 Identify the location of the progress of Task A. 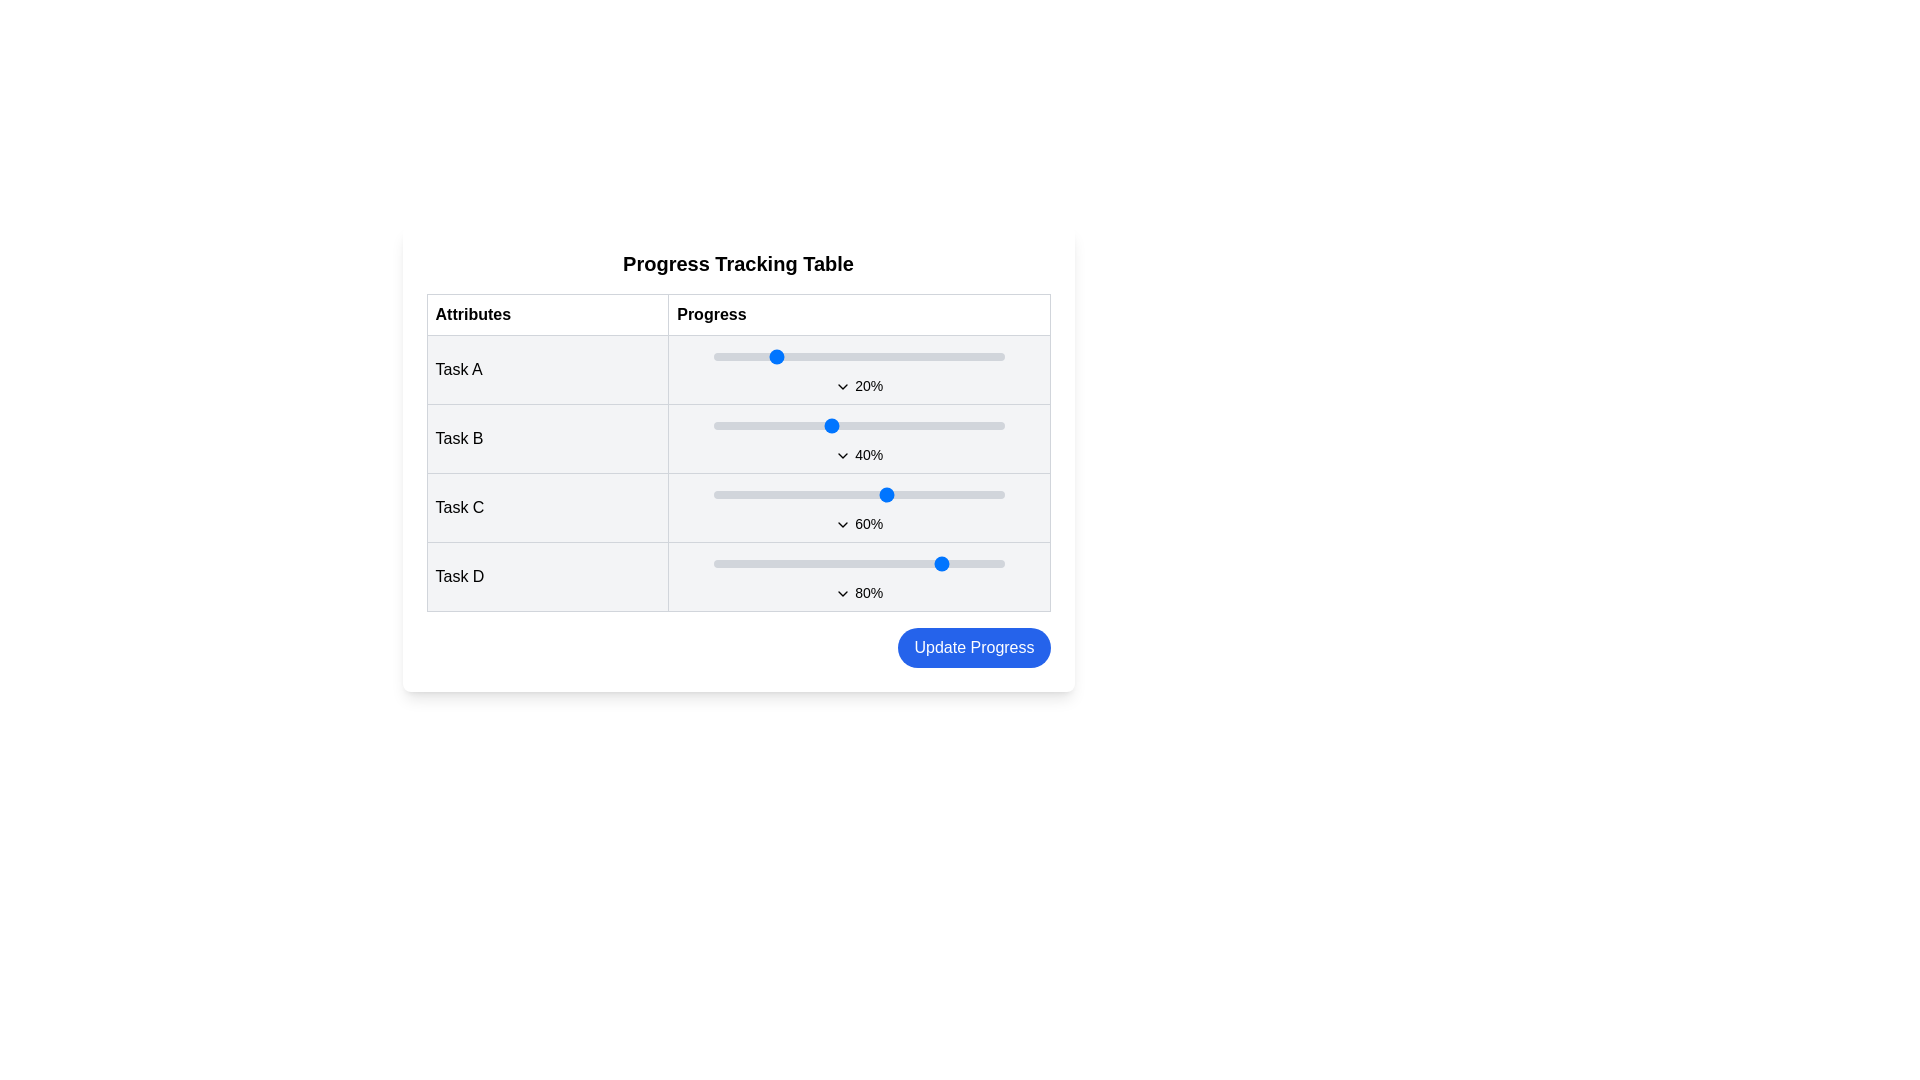
(972, 356).